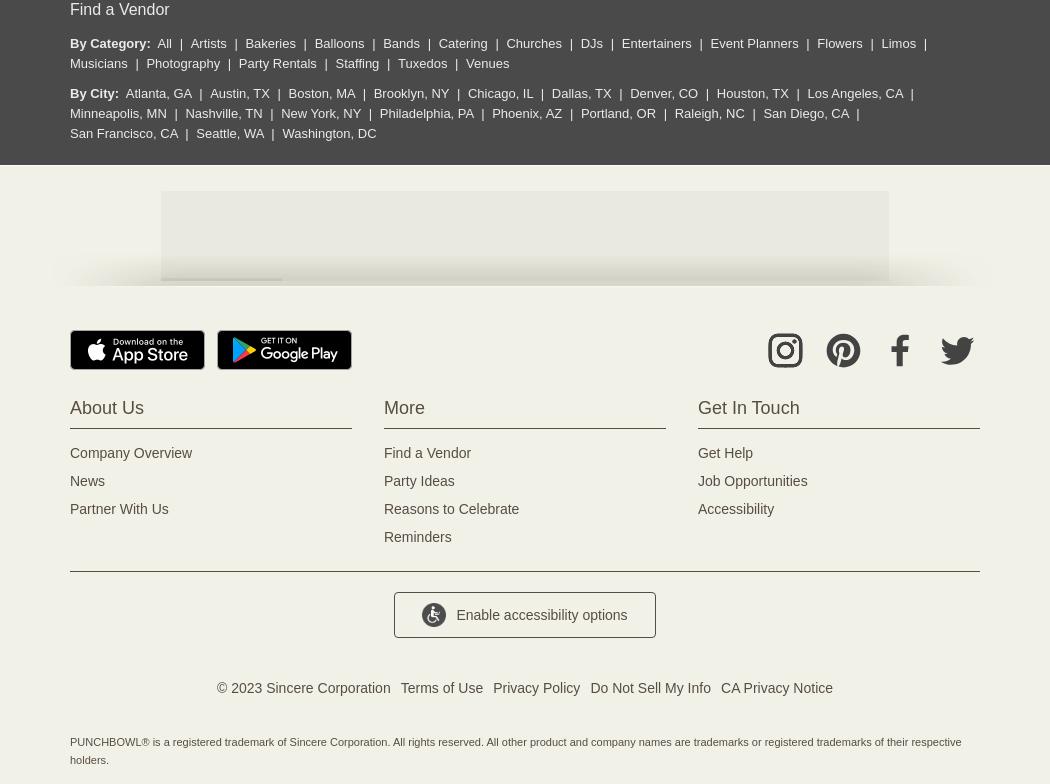  I want to click on 'Privacy Policy', so click(536, 688).